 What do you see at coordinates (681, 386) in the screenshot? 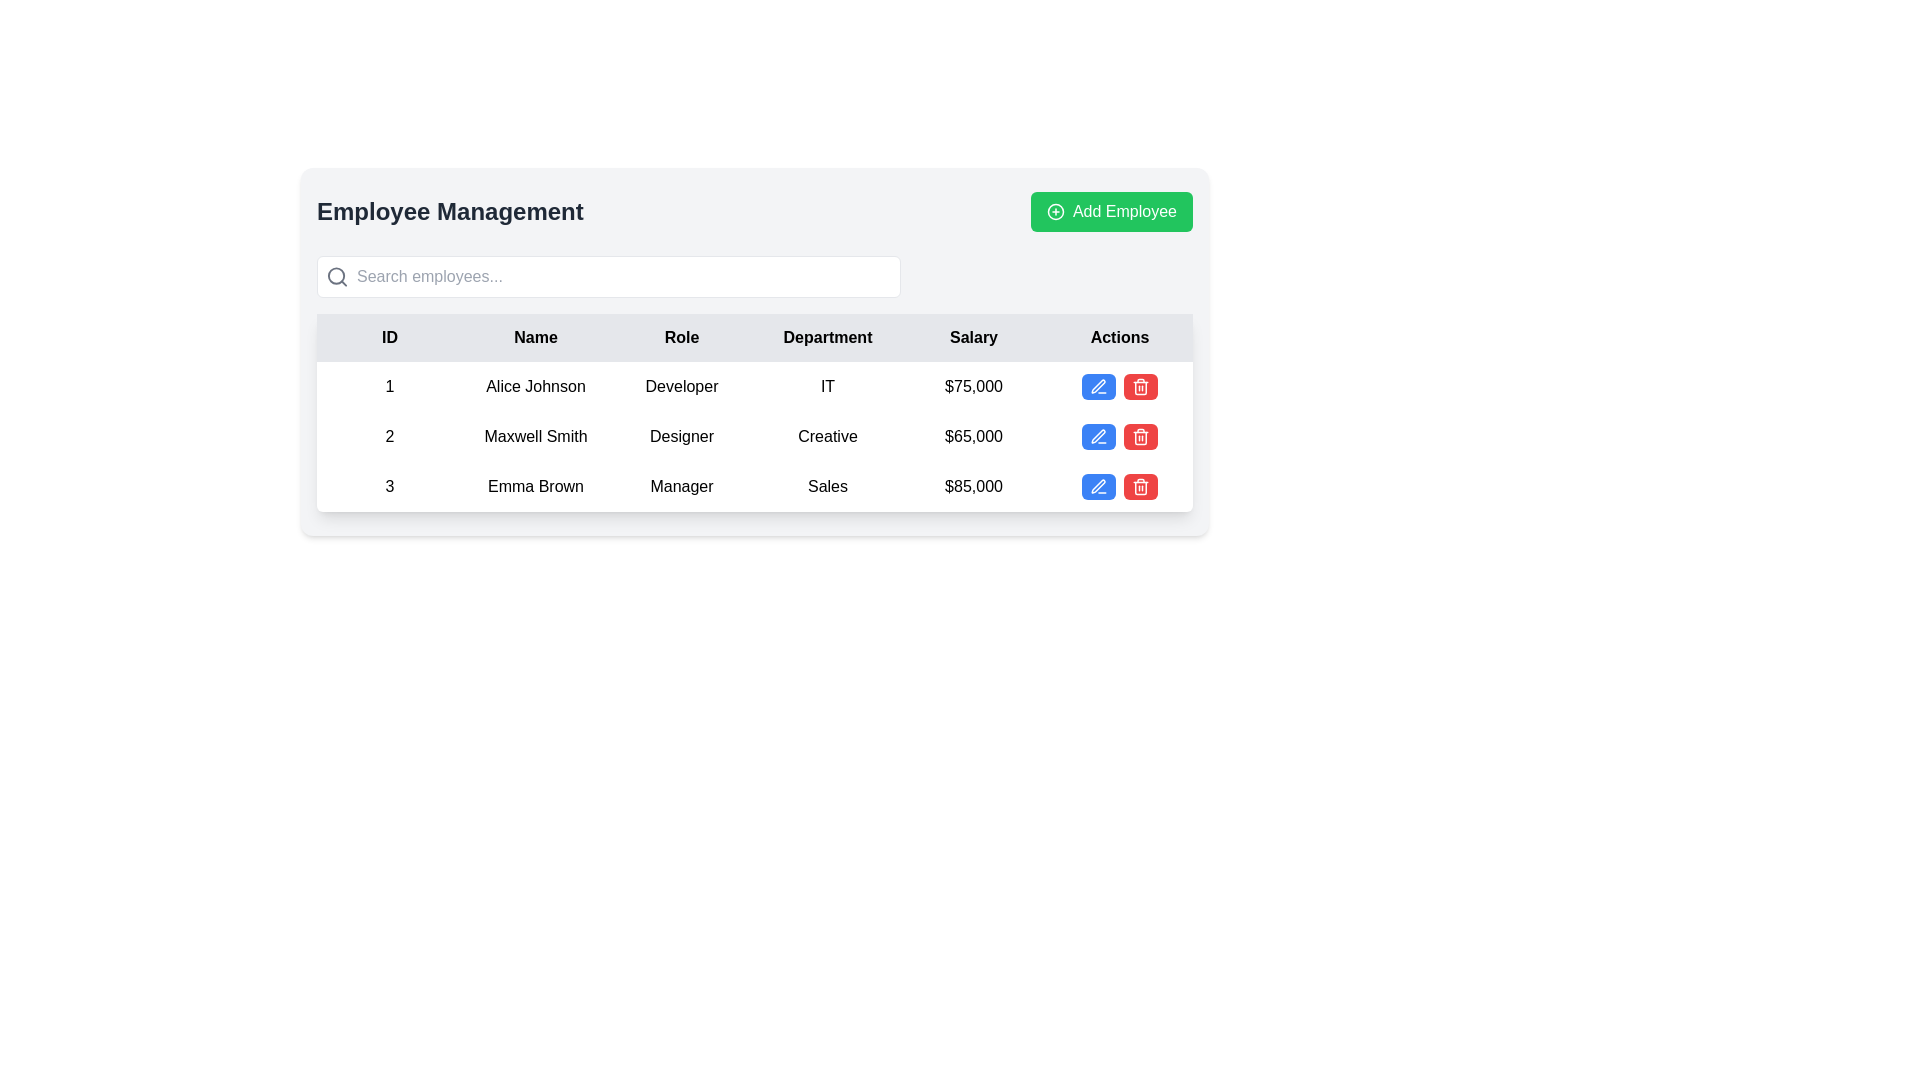
I see `the static text element displaying the professional role 'Developer' in the first row, third column of the employee details grid table` at bounding box center [681, 386].